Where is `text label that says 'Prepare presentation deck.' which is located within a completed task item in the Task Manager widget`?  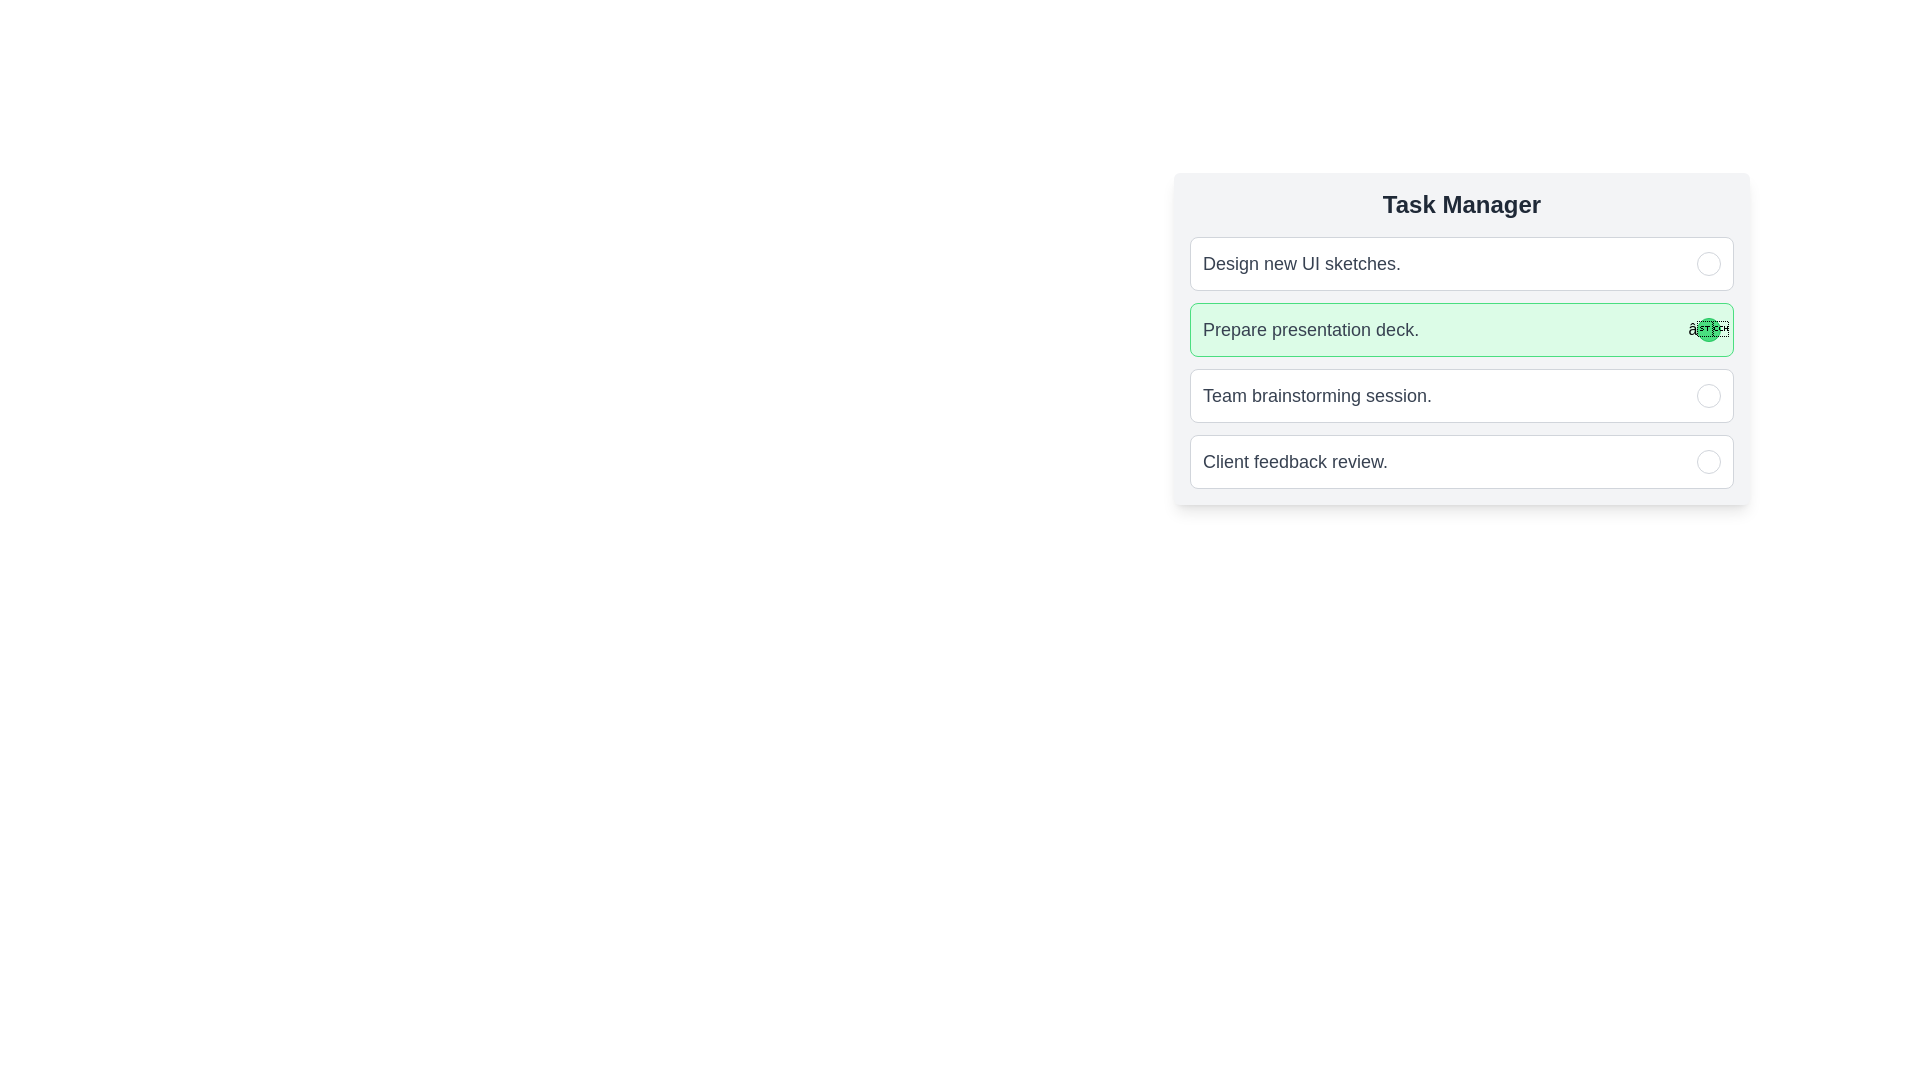 text label that says 'Prepare presentation deck.' which is located within a completed task item in the Task Manager widget is located at coordinates (1310, 329).